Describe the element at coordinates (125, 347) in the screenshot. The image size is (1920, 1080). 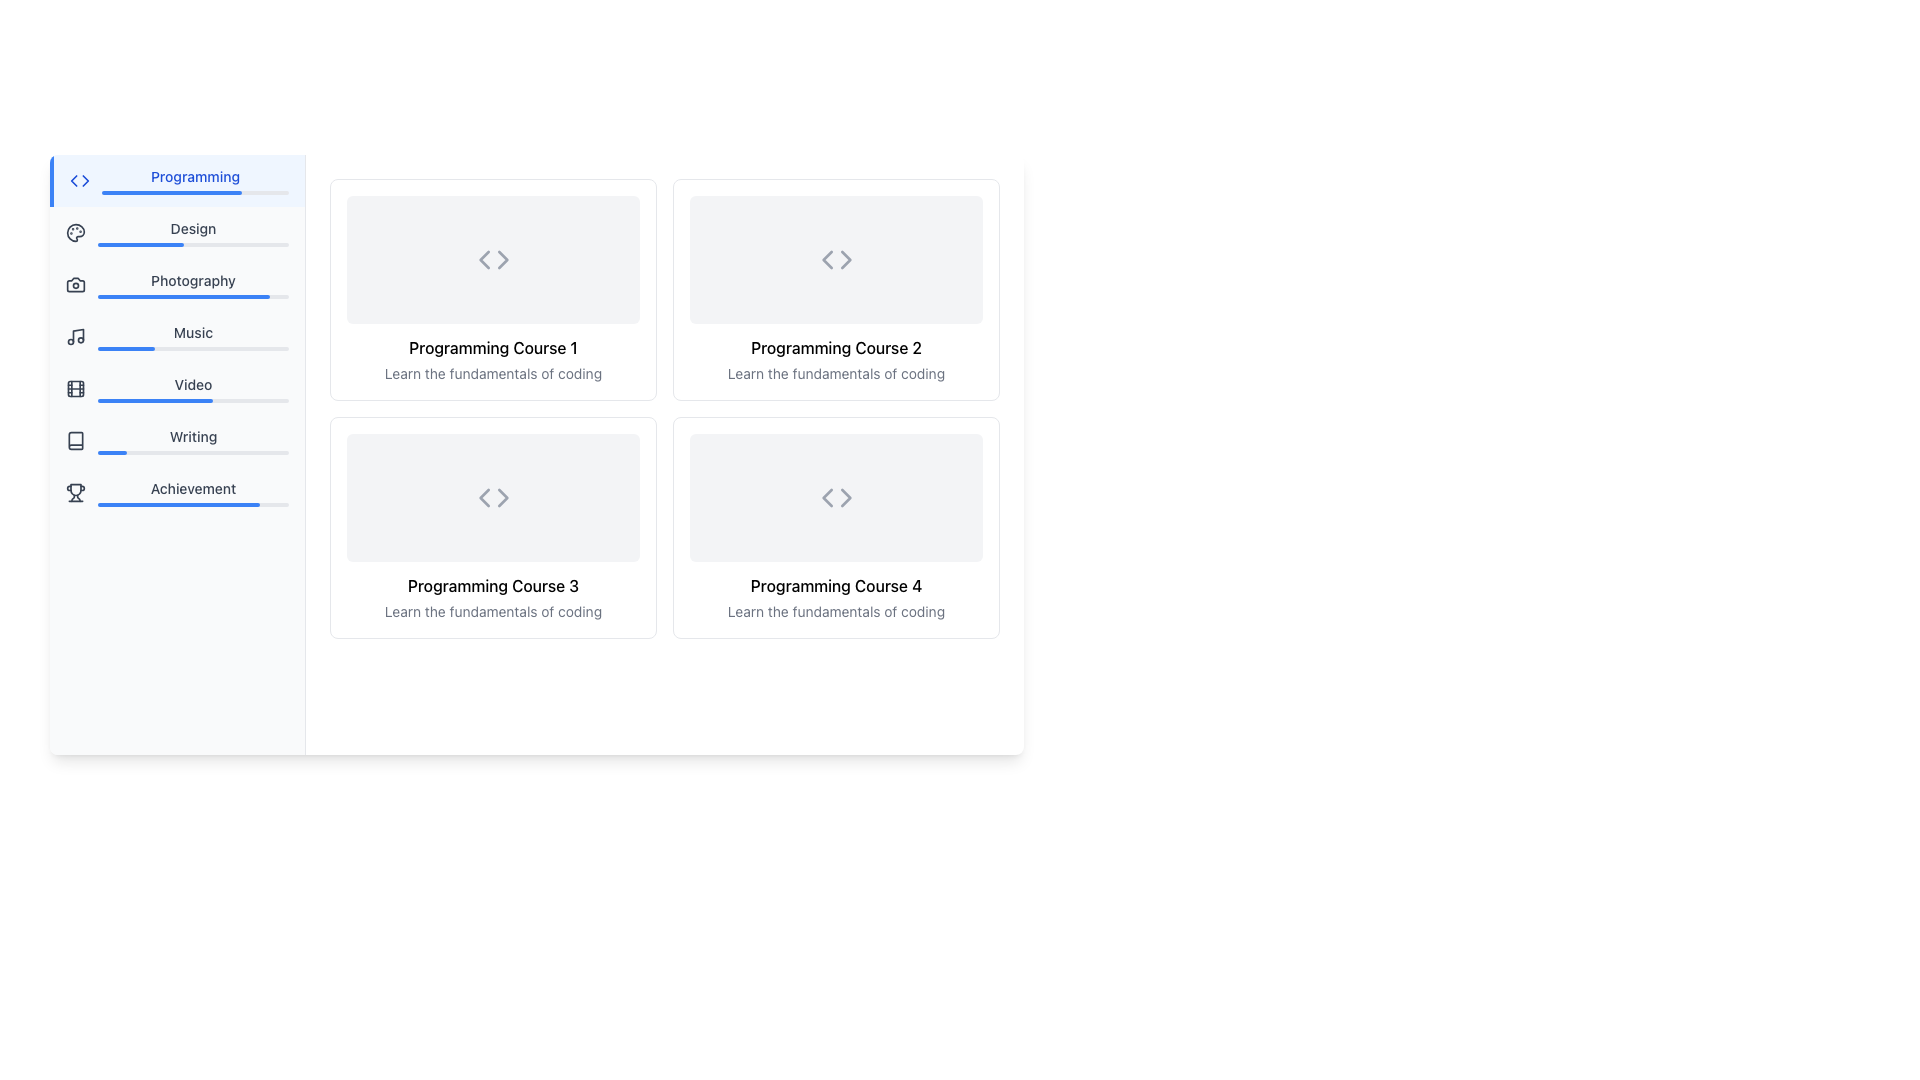
I see `the active segment of the progress bar for the 'Music' category, which visually indicates progress within the left navigation panel` at that location.